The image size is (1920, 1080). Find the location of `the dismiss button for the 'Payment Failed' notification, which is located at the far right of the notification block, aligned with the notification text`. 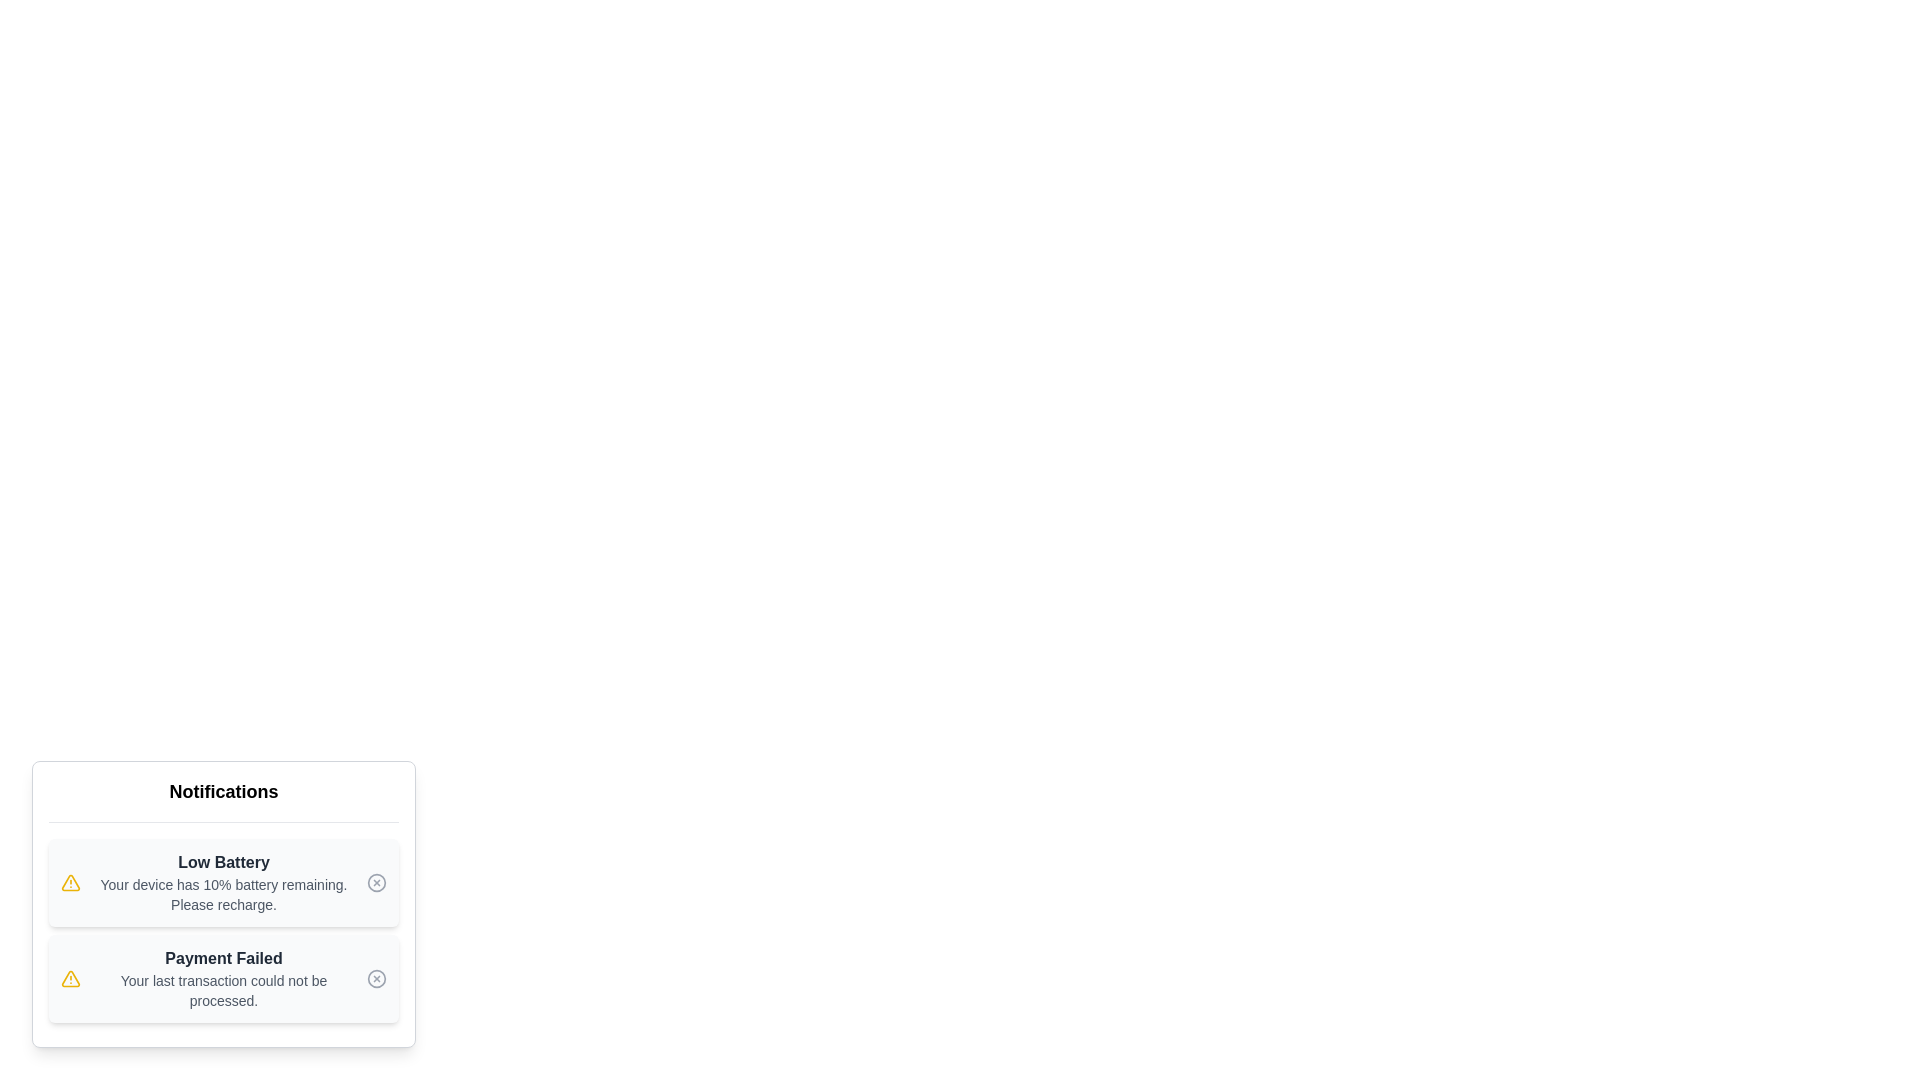

the dismiss button for the 'Payment Failed' notification, which is located at the far right of the notification block, aligned with the notification text is located at coordinates (377, 978).